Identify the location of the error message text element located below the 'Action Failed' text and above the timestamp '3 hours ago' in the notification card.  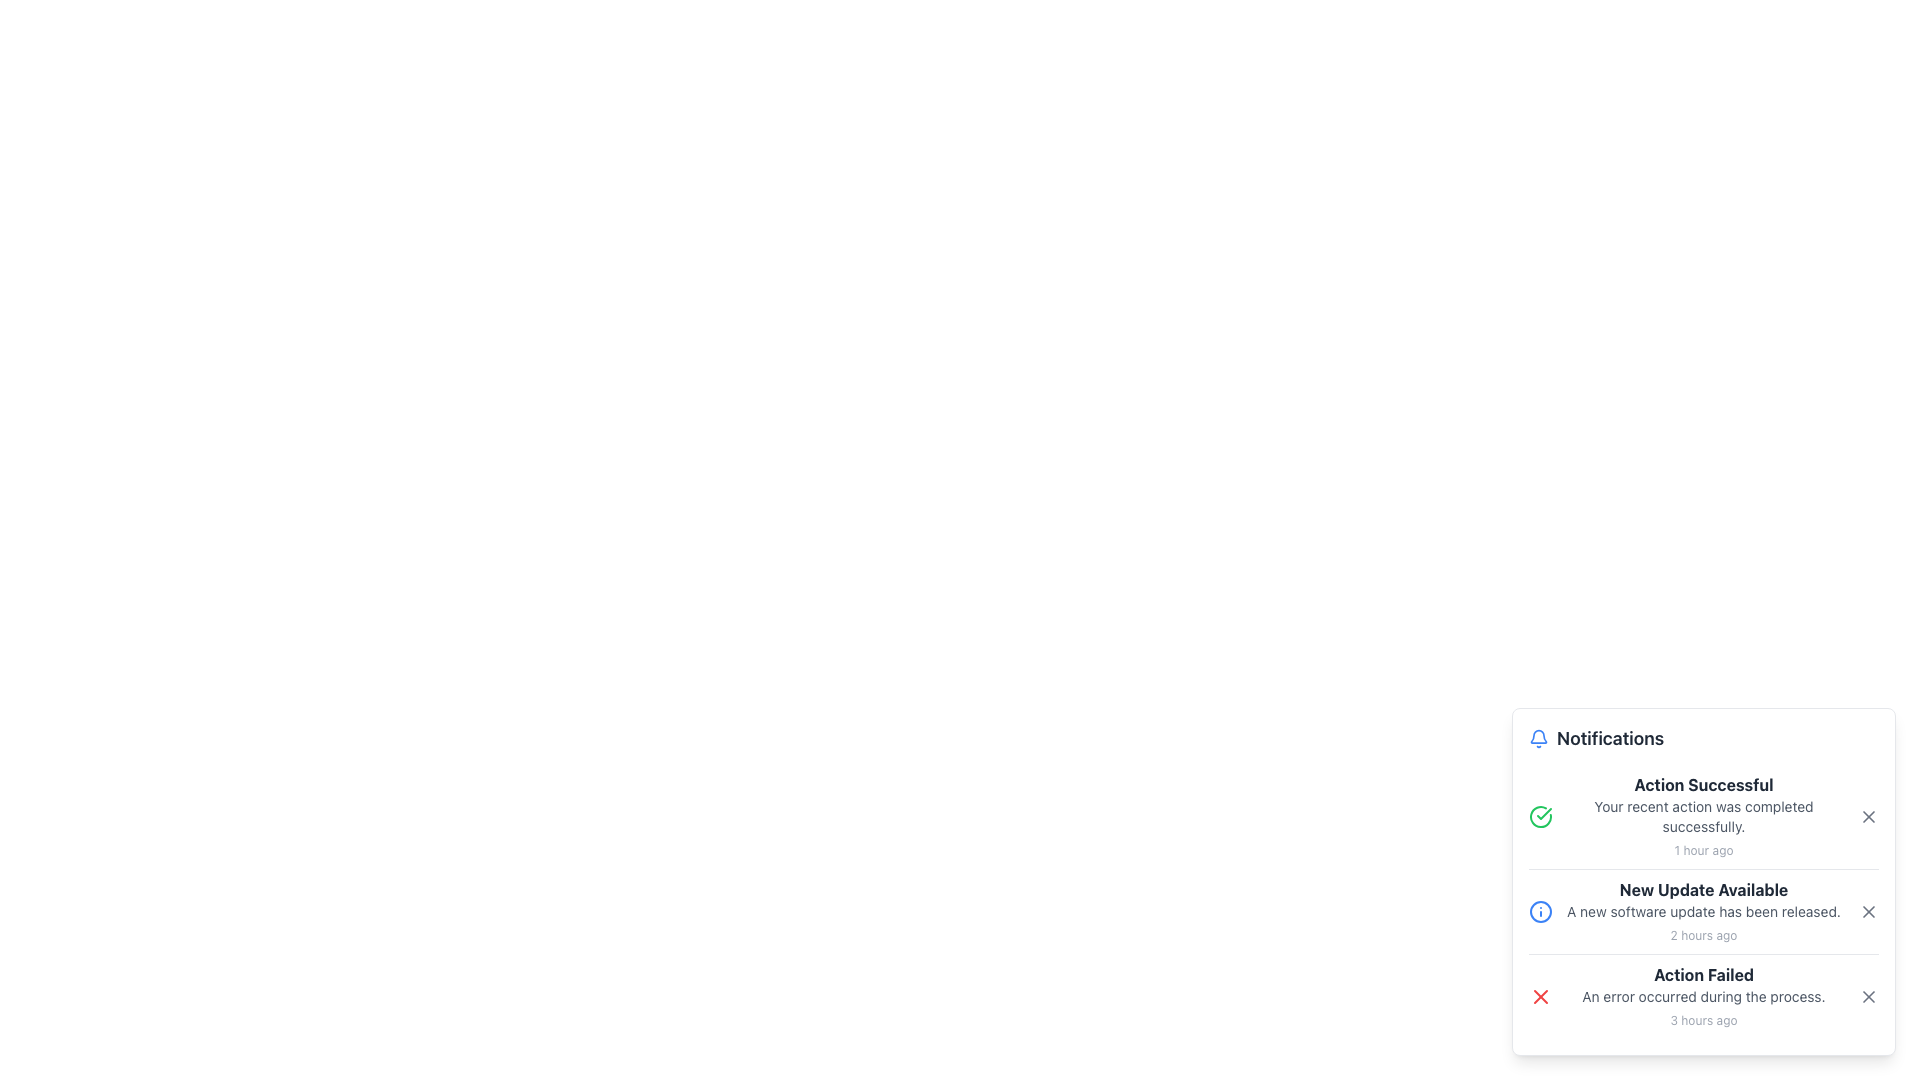
(1703, 996).